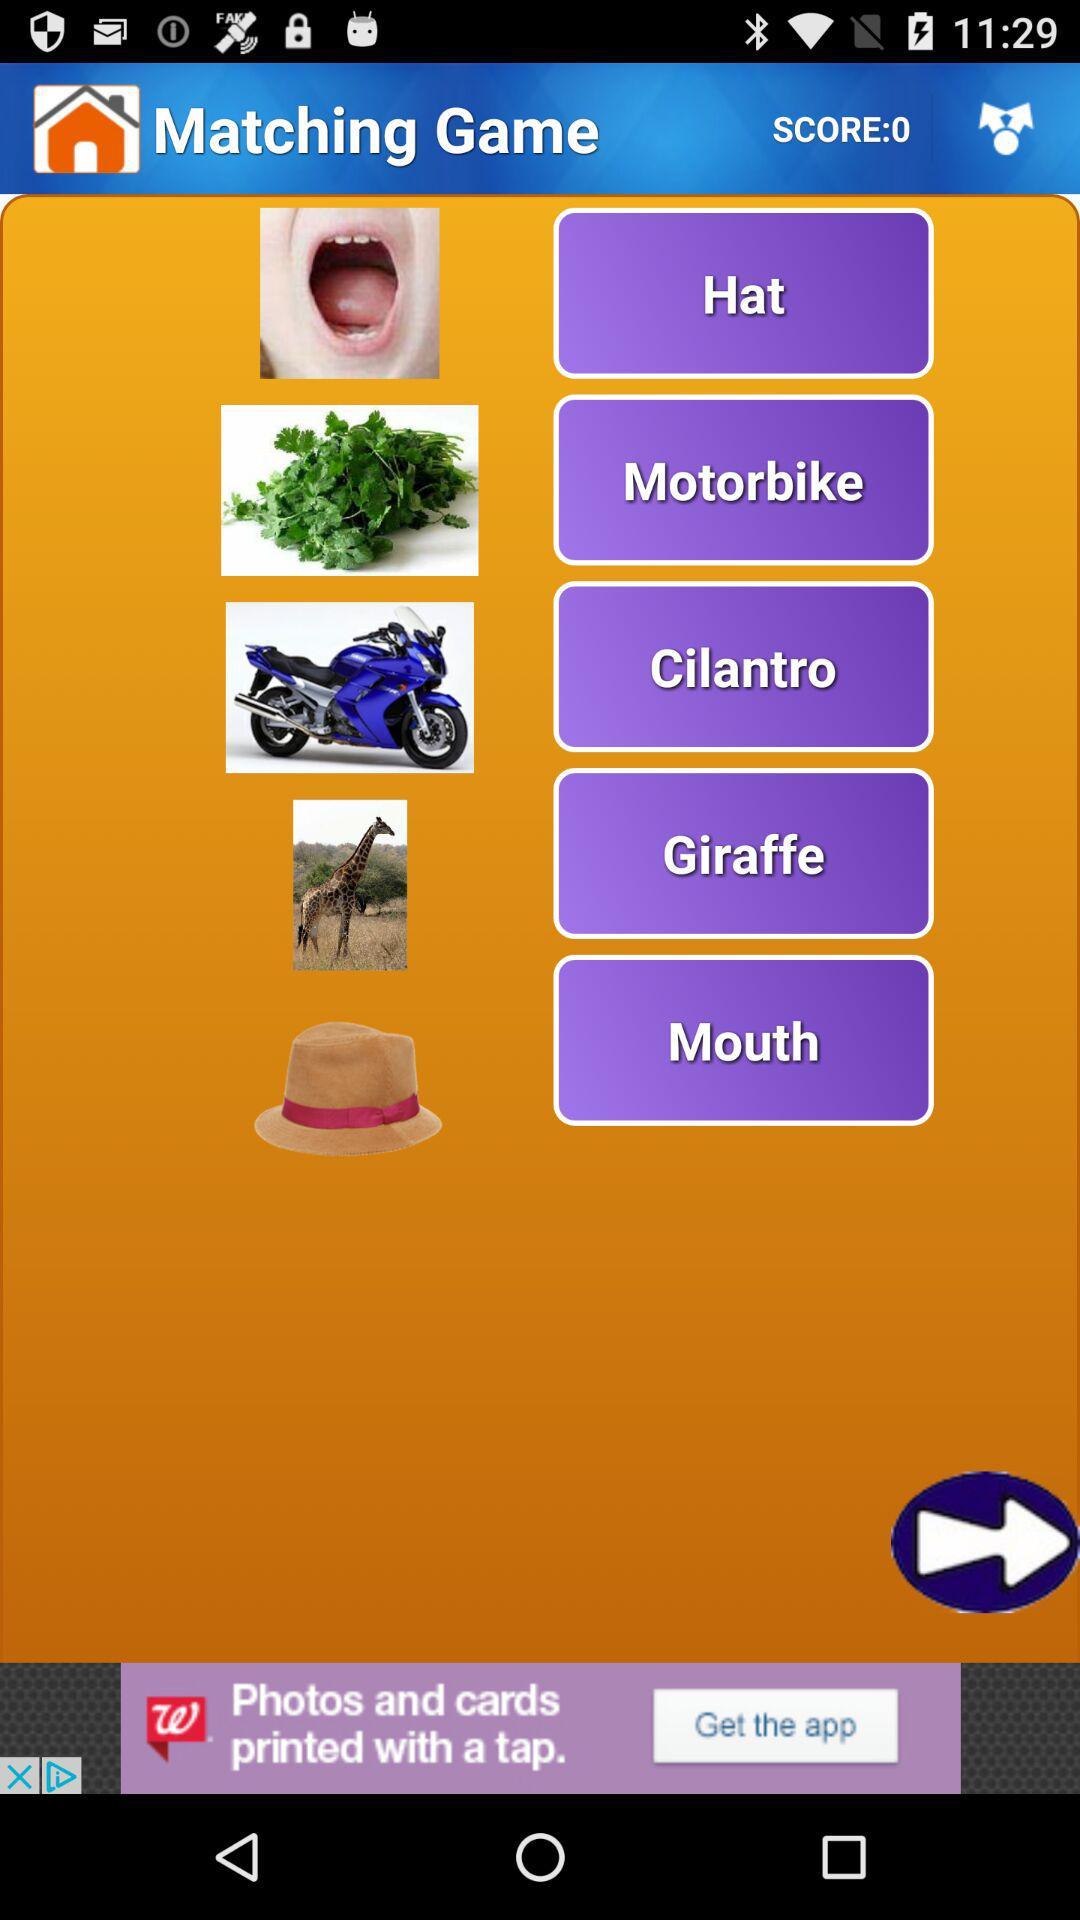 The width and height of the screenshot is (1080, 1920). What do you see at coordinates (984, 1650) in the screenshot?
I see `the arrow_forward icon` at bounding box center [984, 1650].